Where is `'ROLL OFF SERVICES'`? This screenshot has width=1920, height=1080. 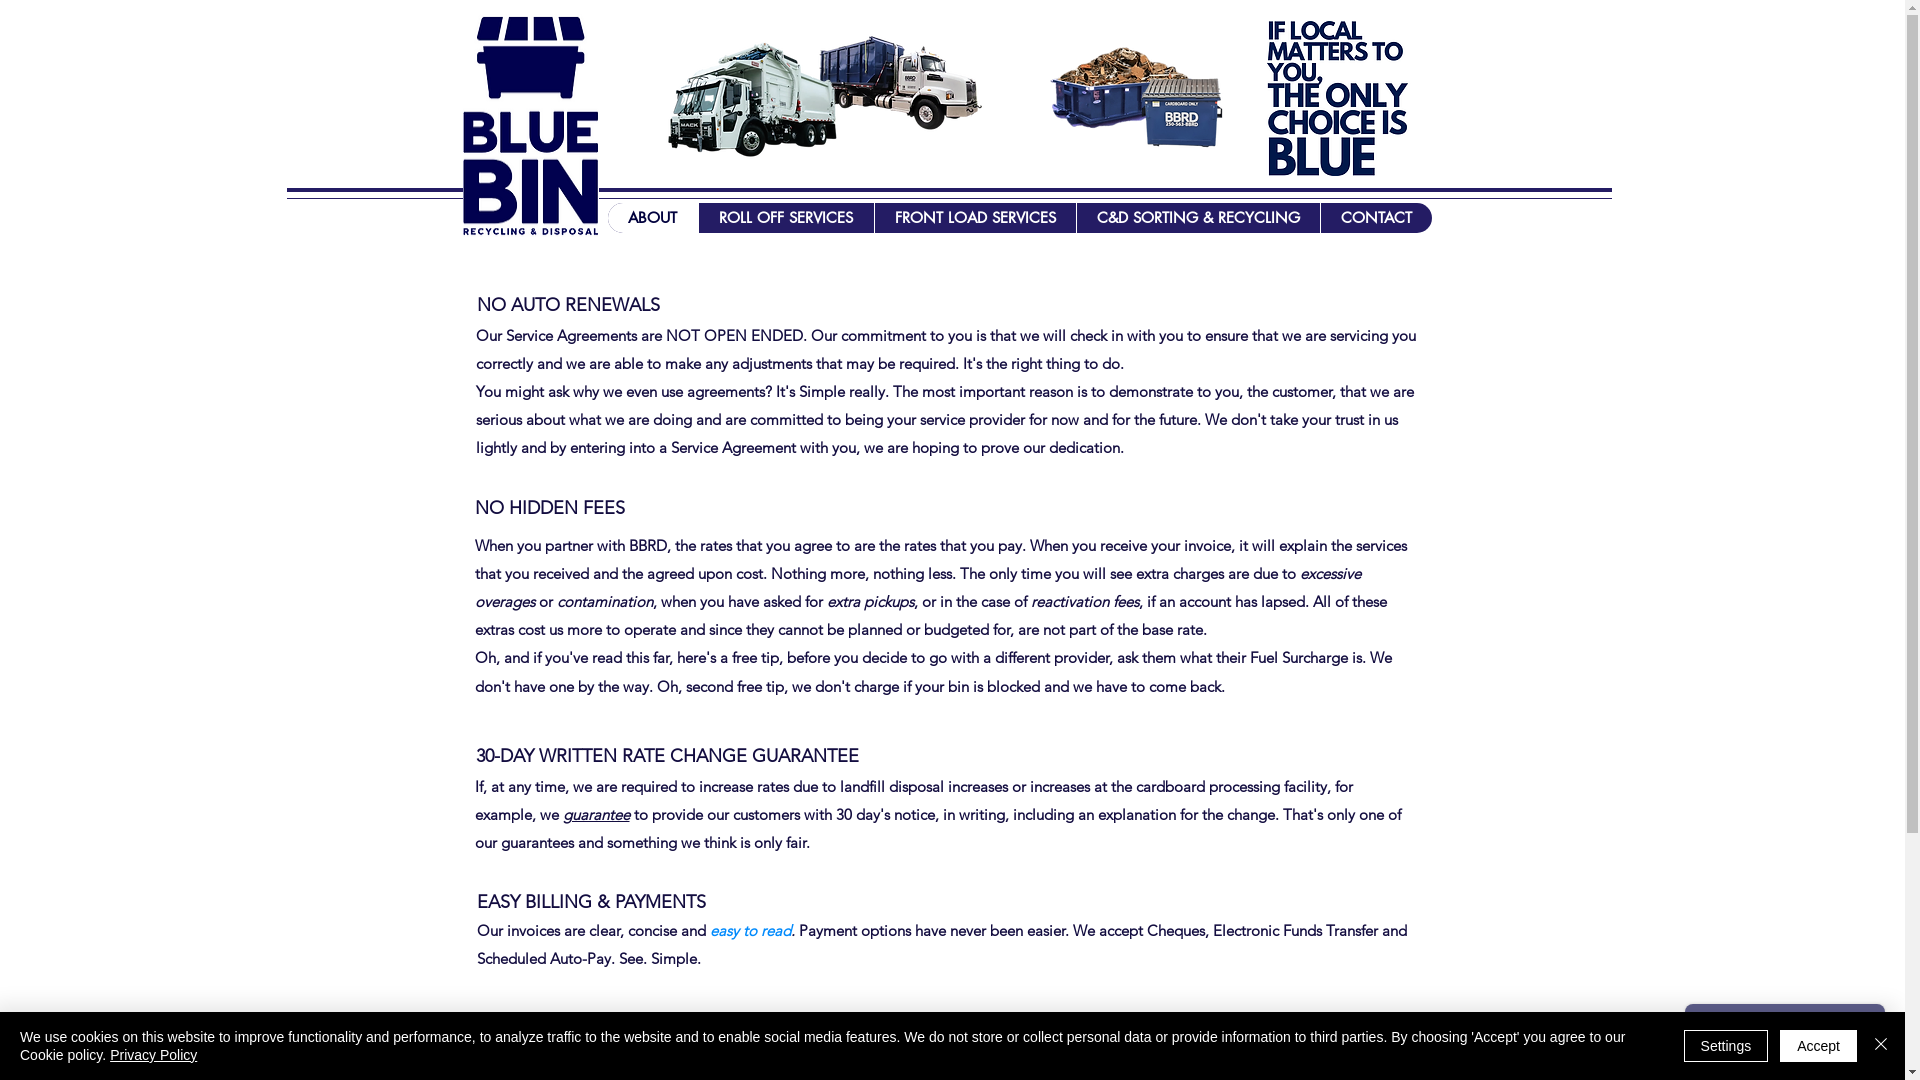 'ROLL OFF SERVICES' is located at coordinates (785, 218).